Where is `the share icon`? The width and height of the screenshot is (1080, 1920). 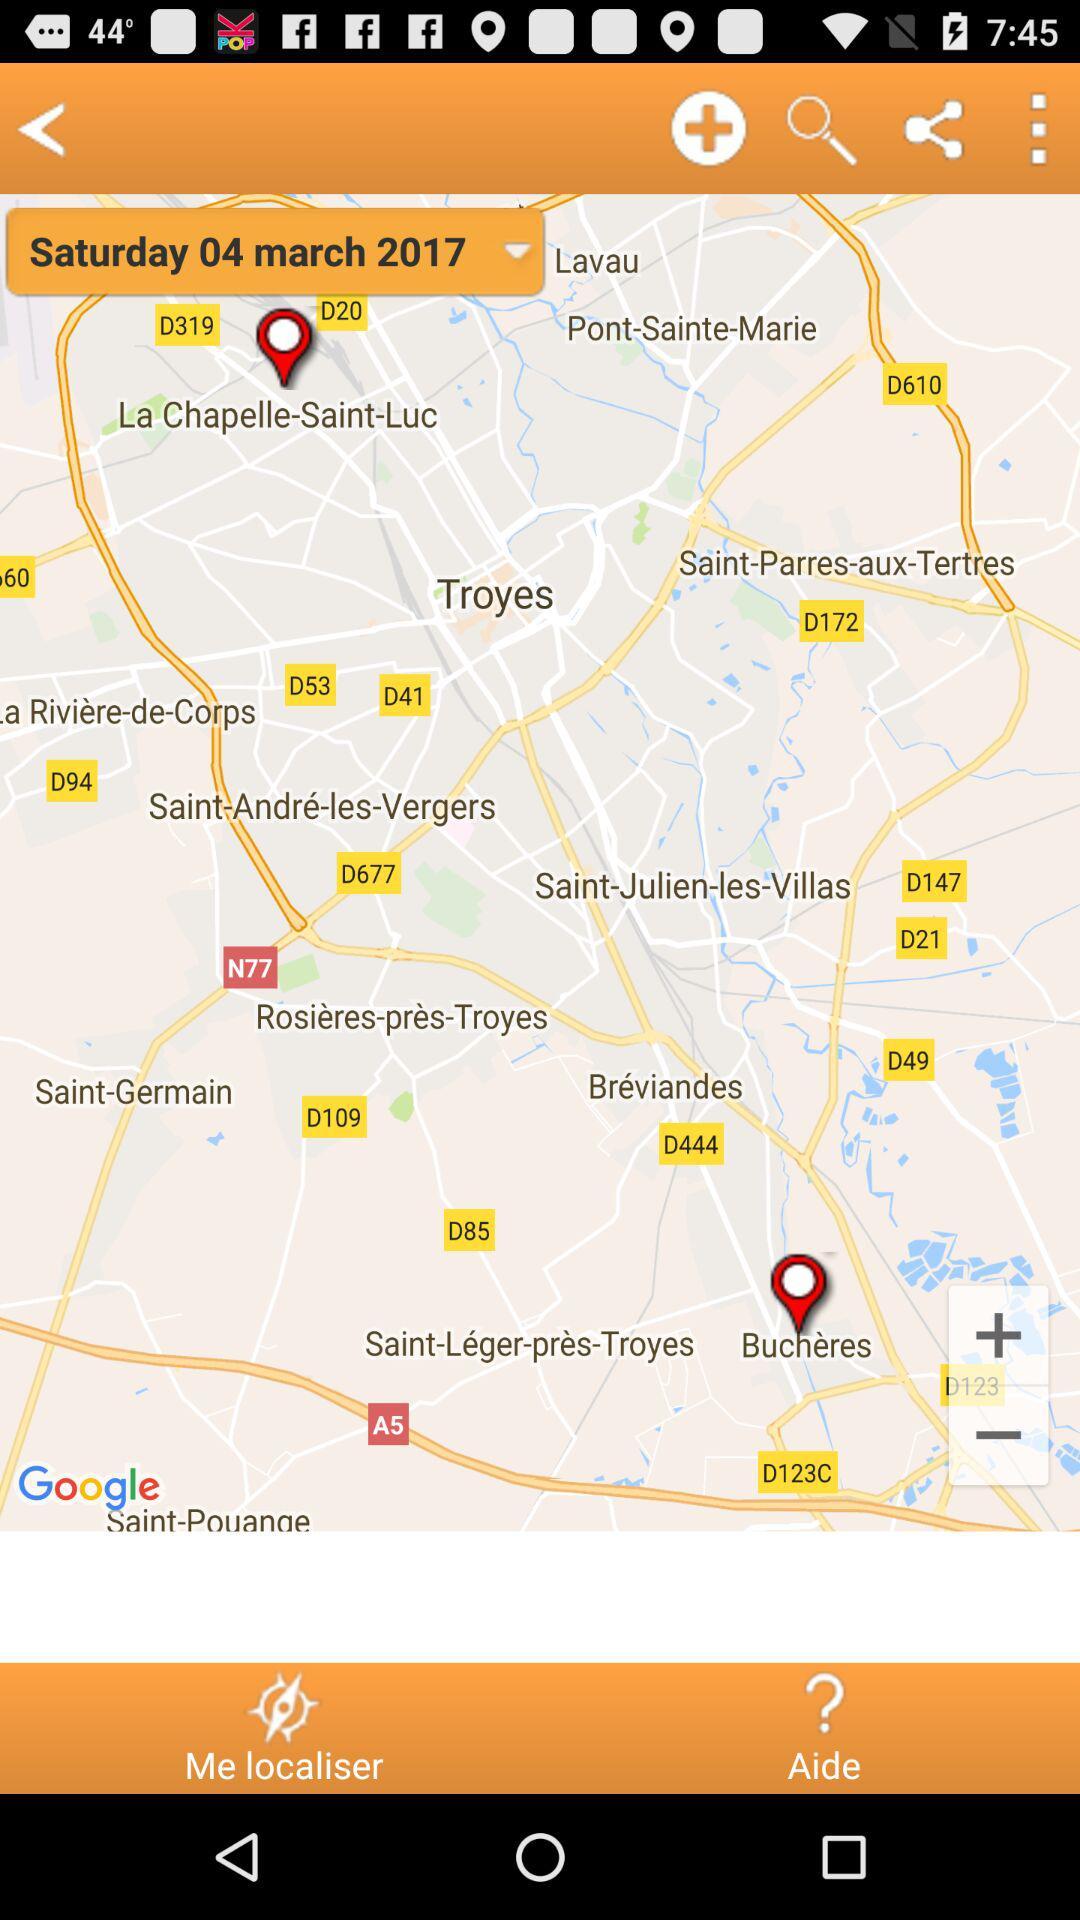 the share icon is located at coordinates (935, 136).